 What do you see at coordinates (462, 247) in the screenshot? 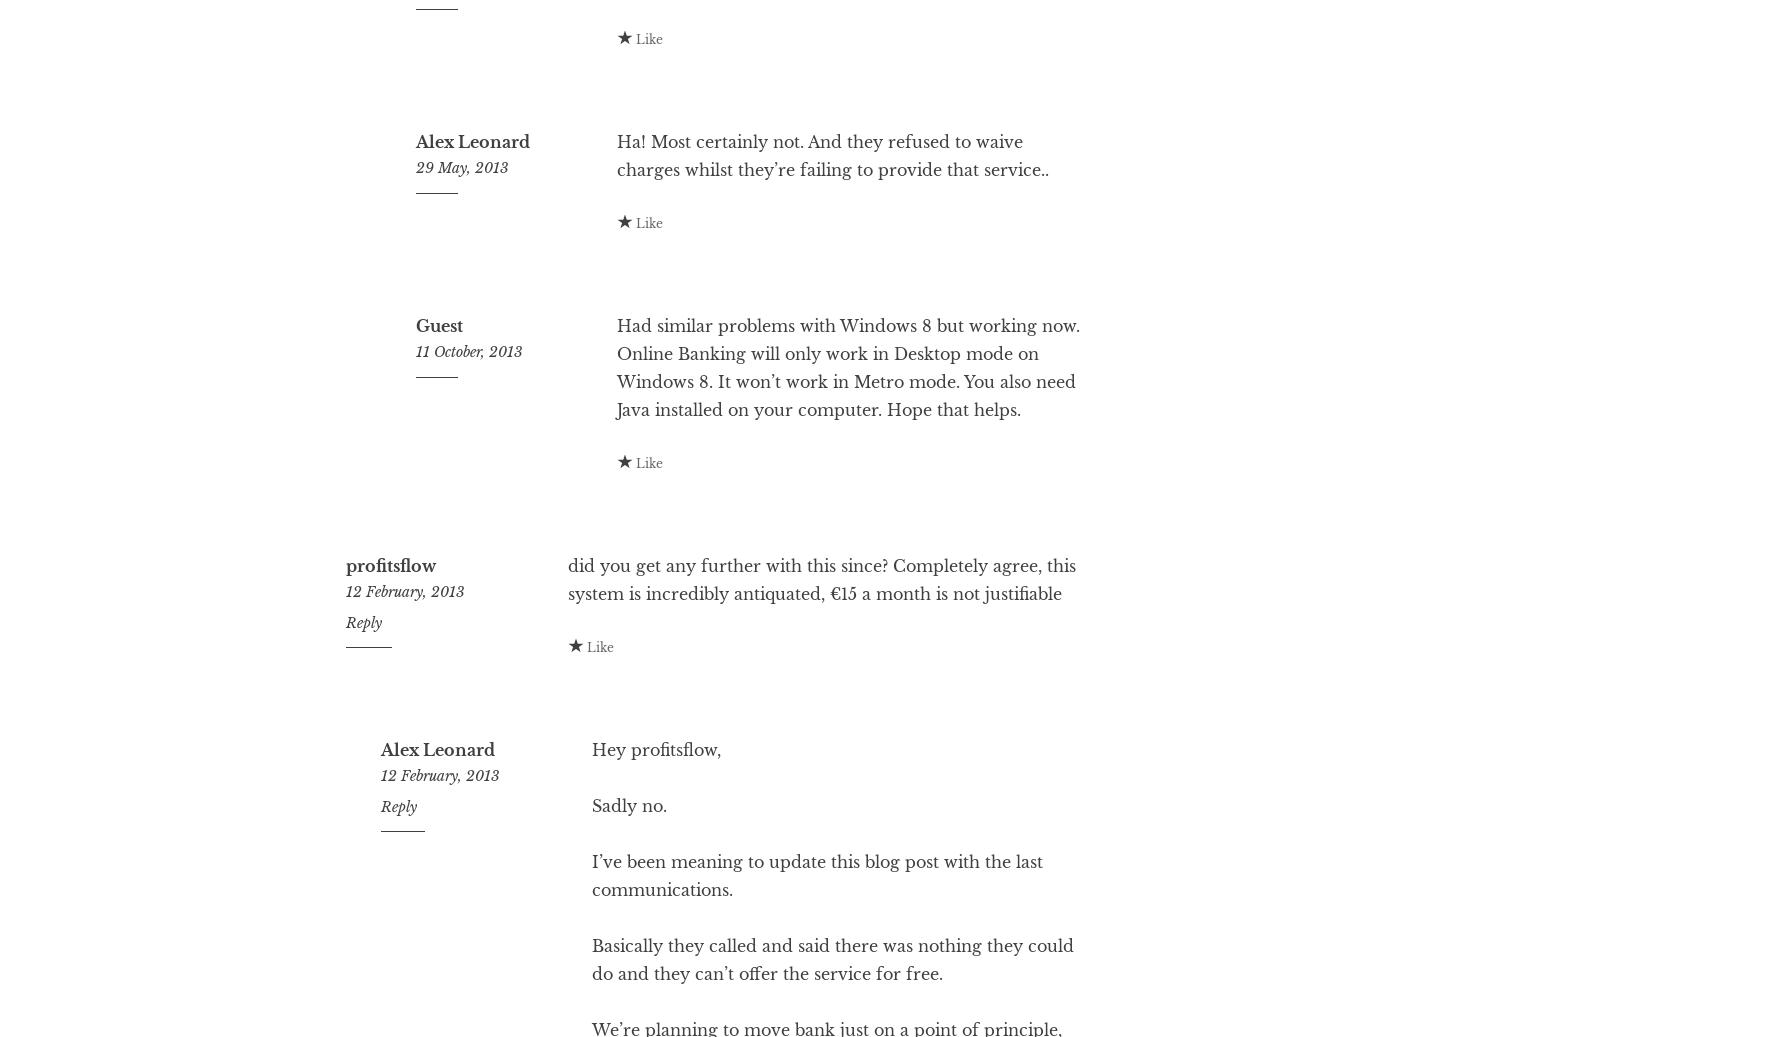
I see `'29 May, 2013'` at bounding box center [462, 247].